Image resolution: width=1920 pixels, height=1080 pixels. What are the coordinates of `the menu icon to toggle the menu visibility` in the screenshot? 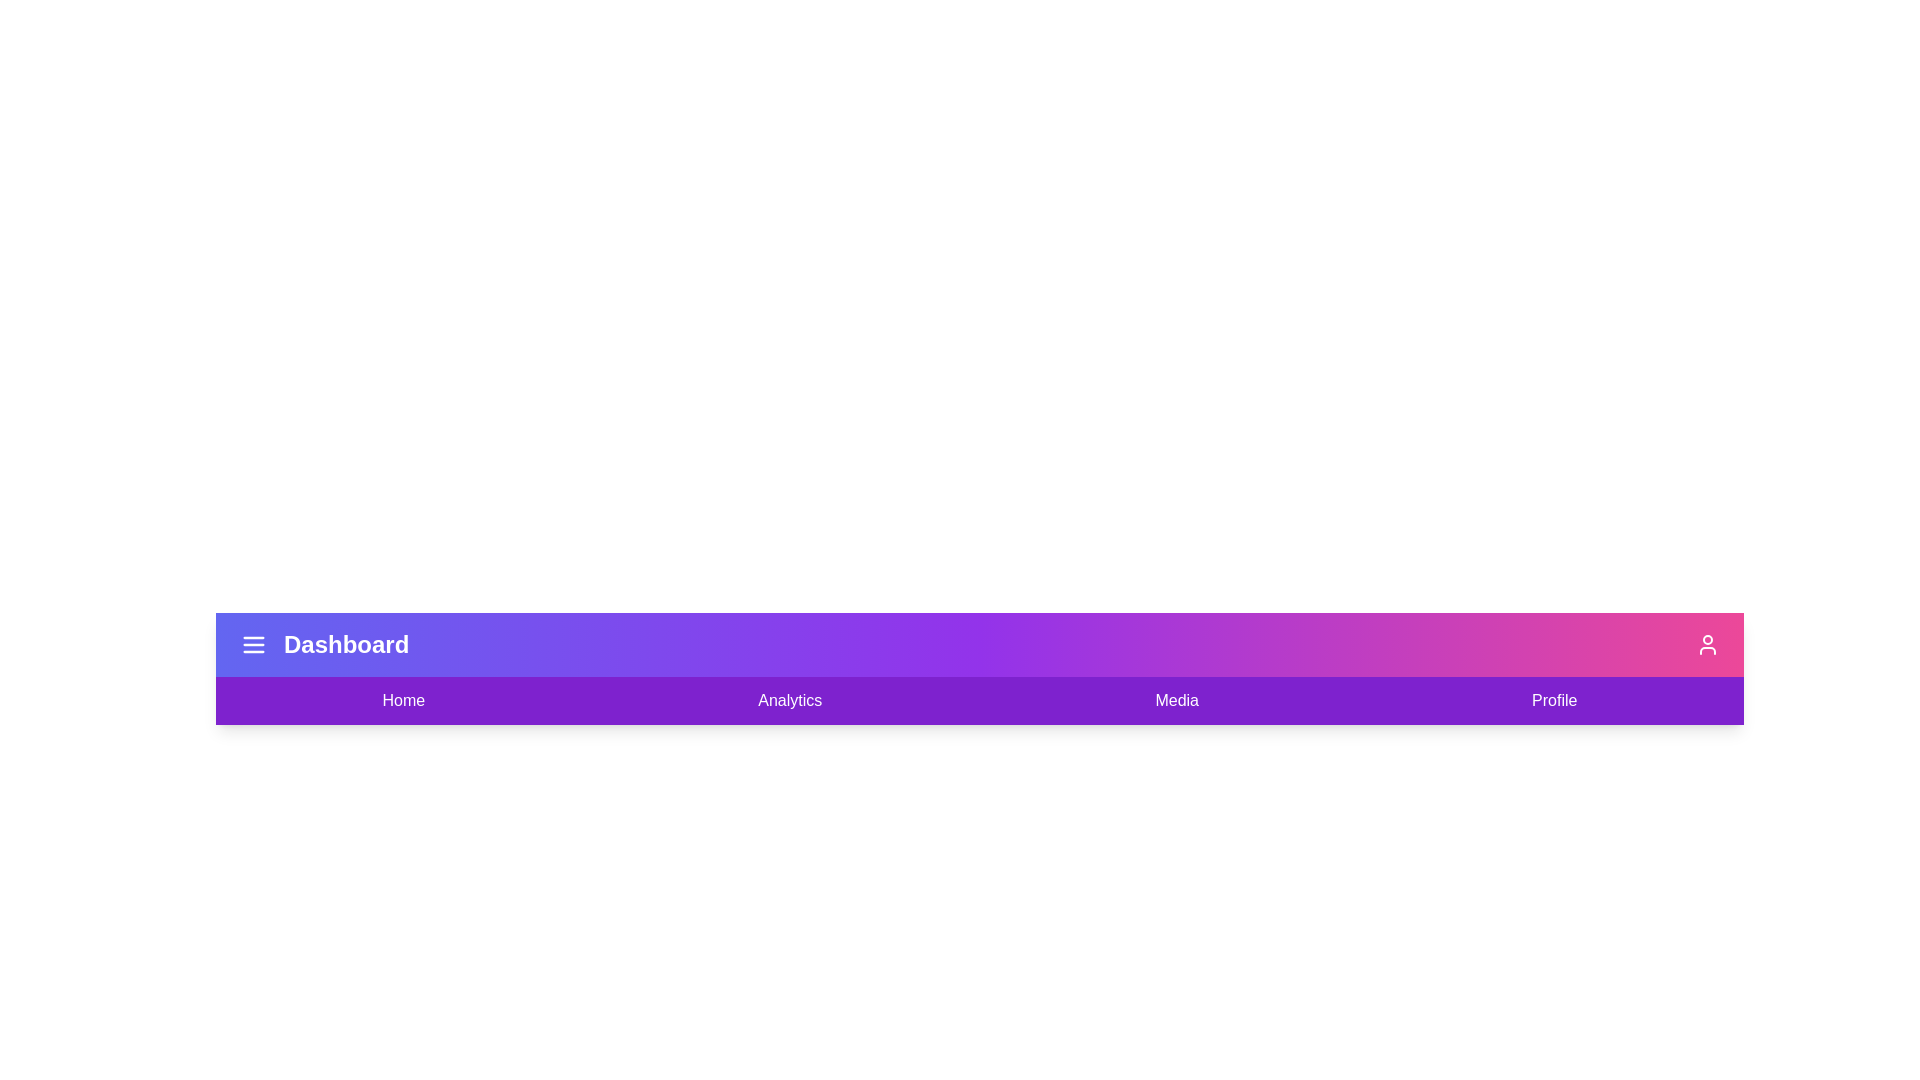 It's located at (253, 644).